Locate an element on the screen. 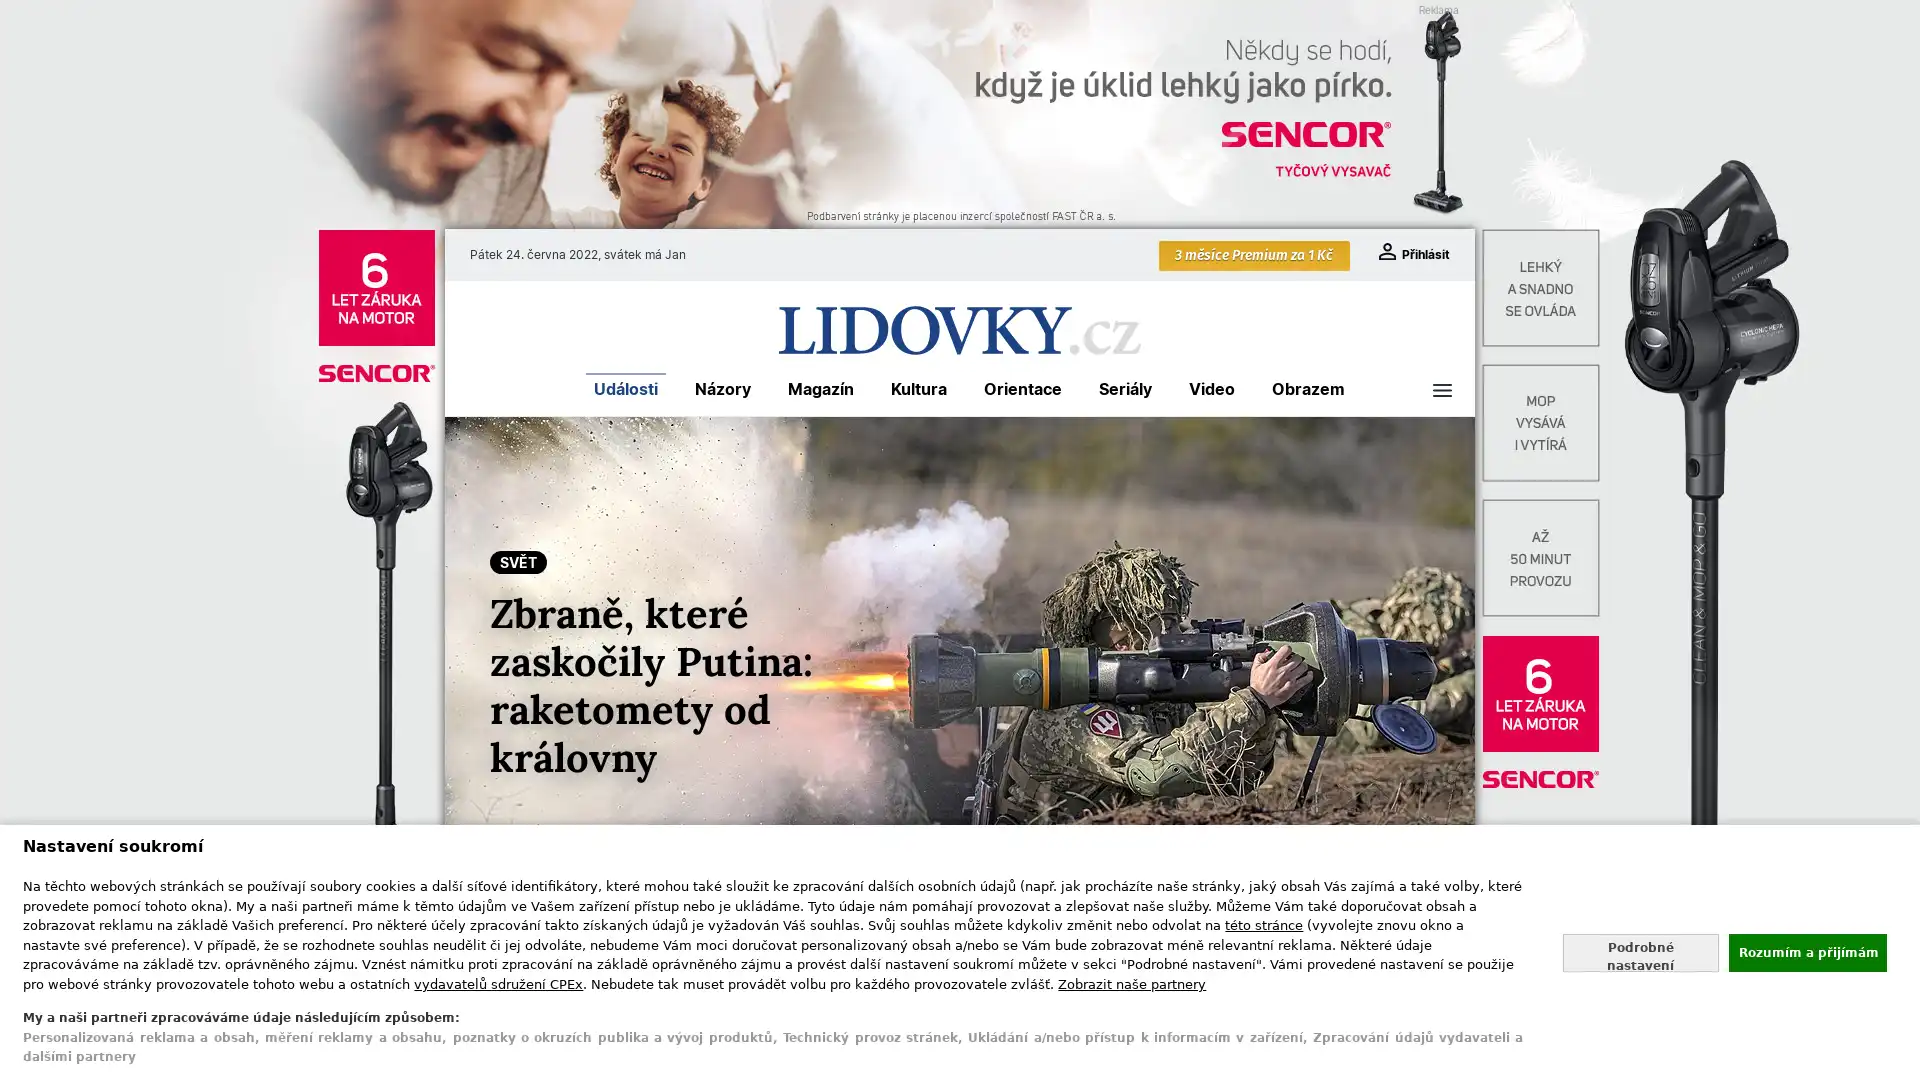  Zobrazit nase partnery is located at coordinates (1132, 982).